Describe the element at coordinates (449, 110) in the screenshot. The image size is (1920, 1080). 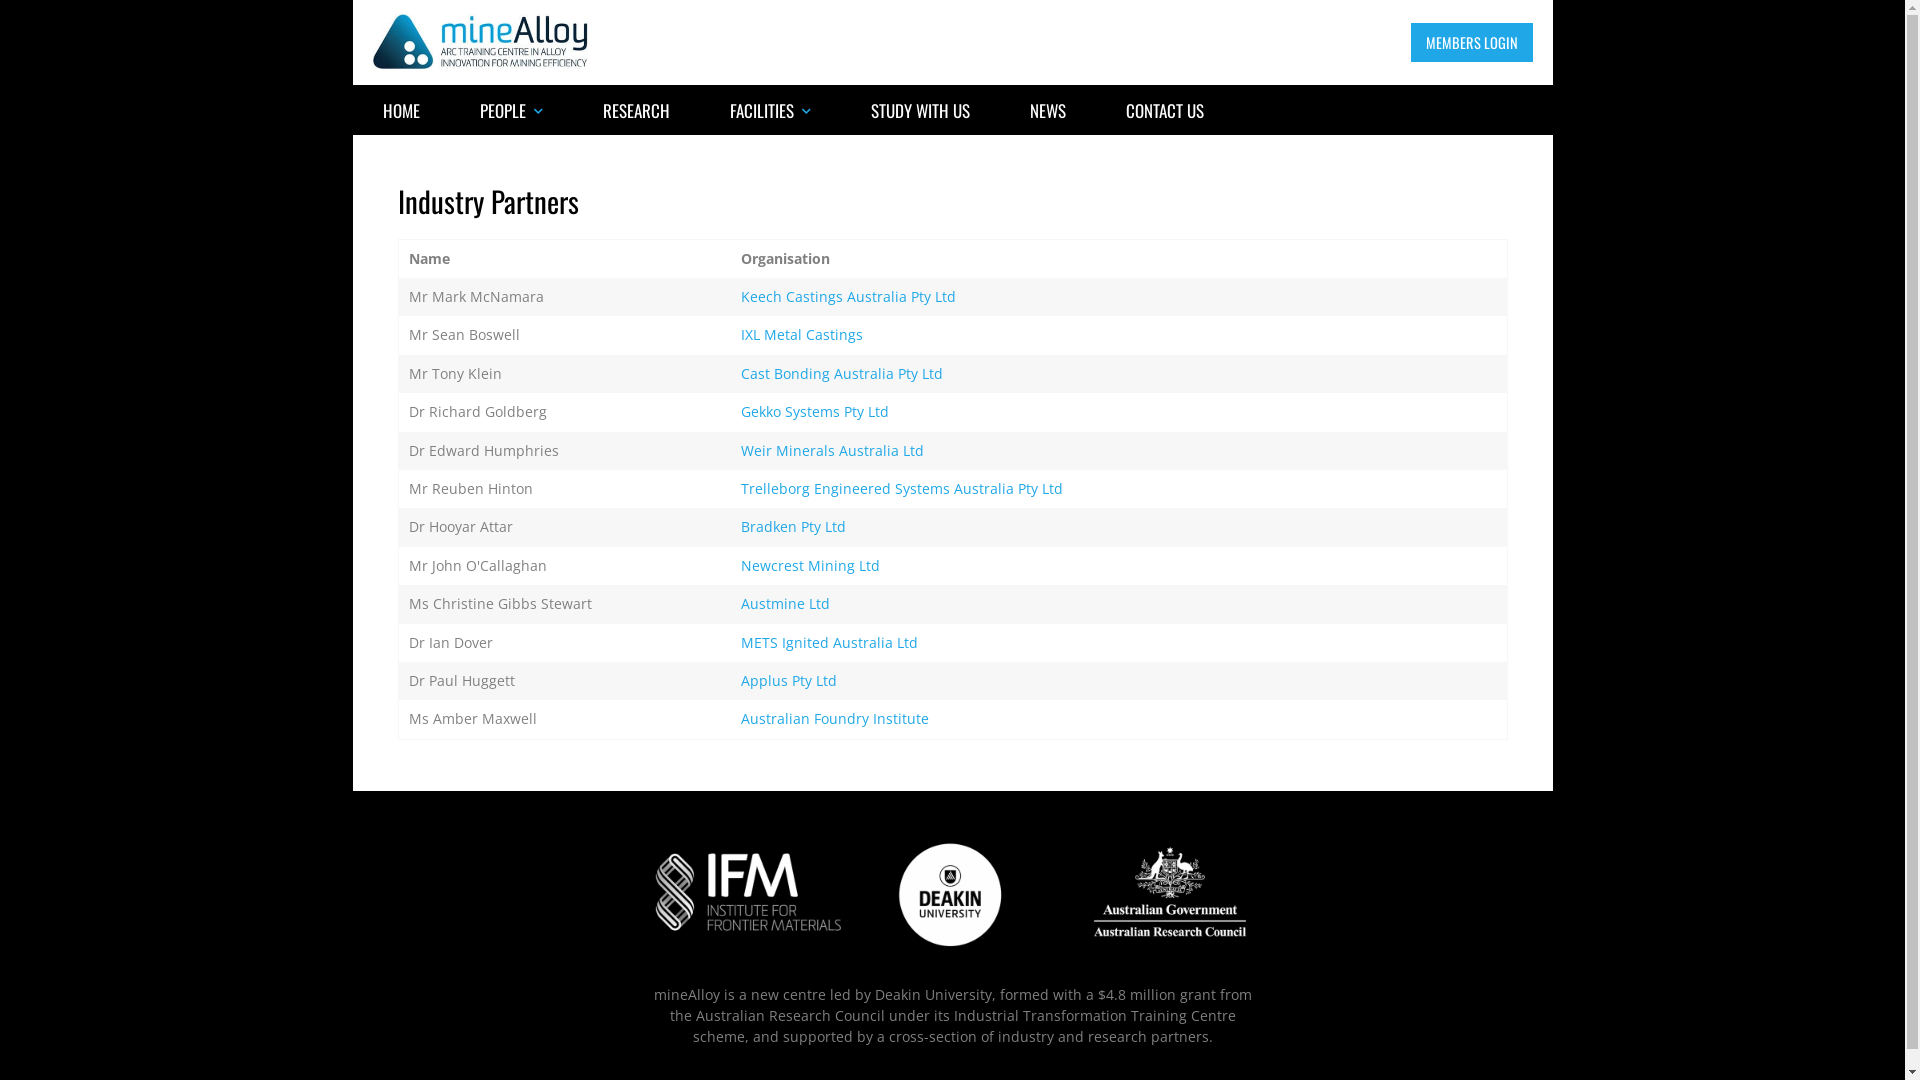
I see `'PEOPLE'` at that location.